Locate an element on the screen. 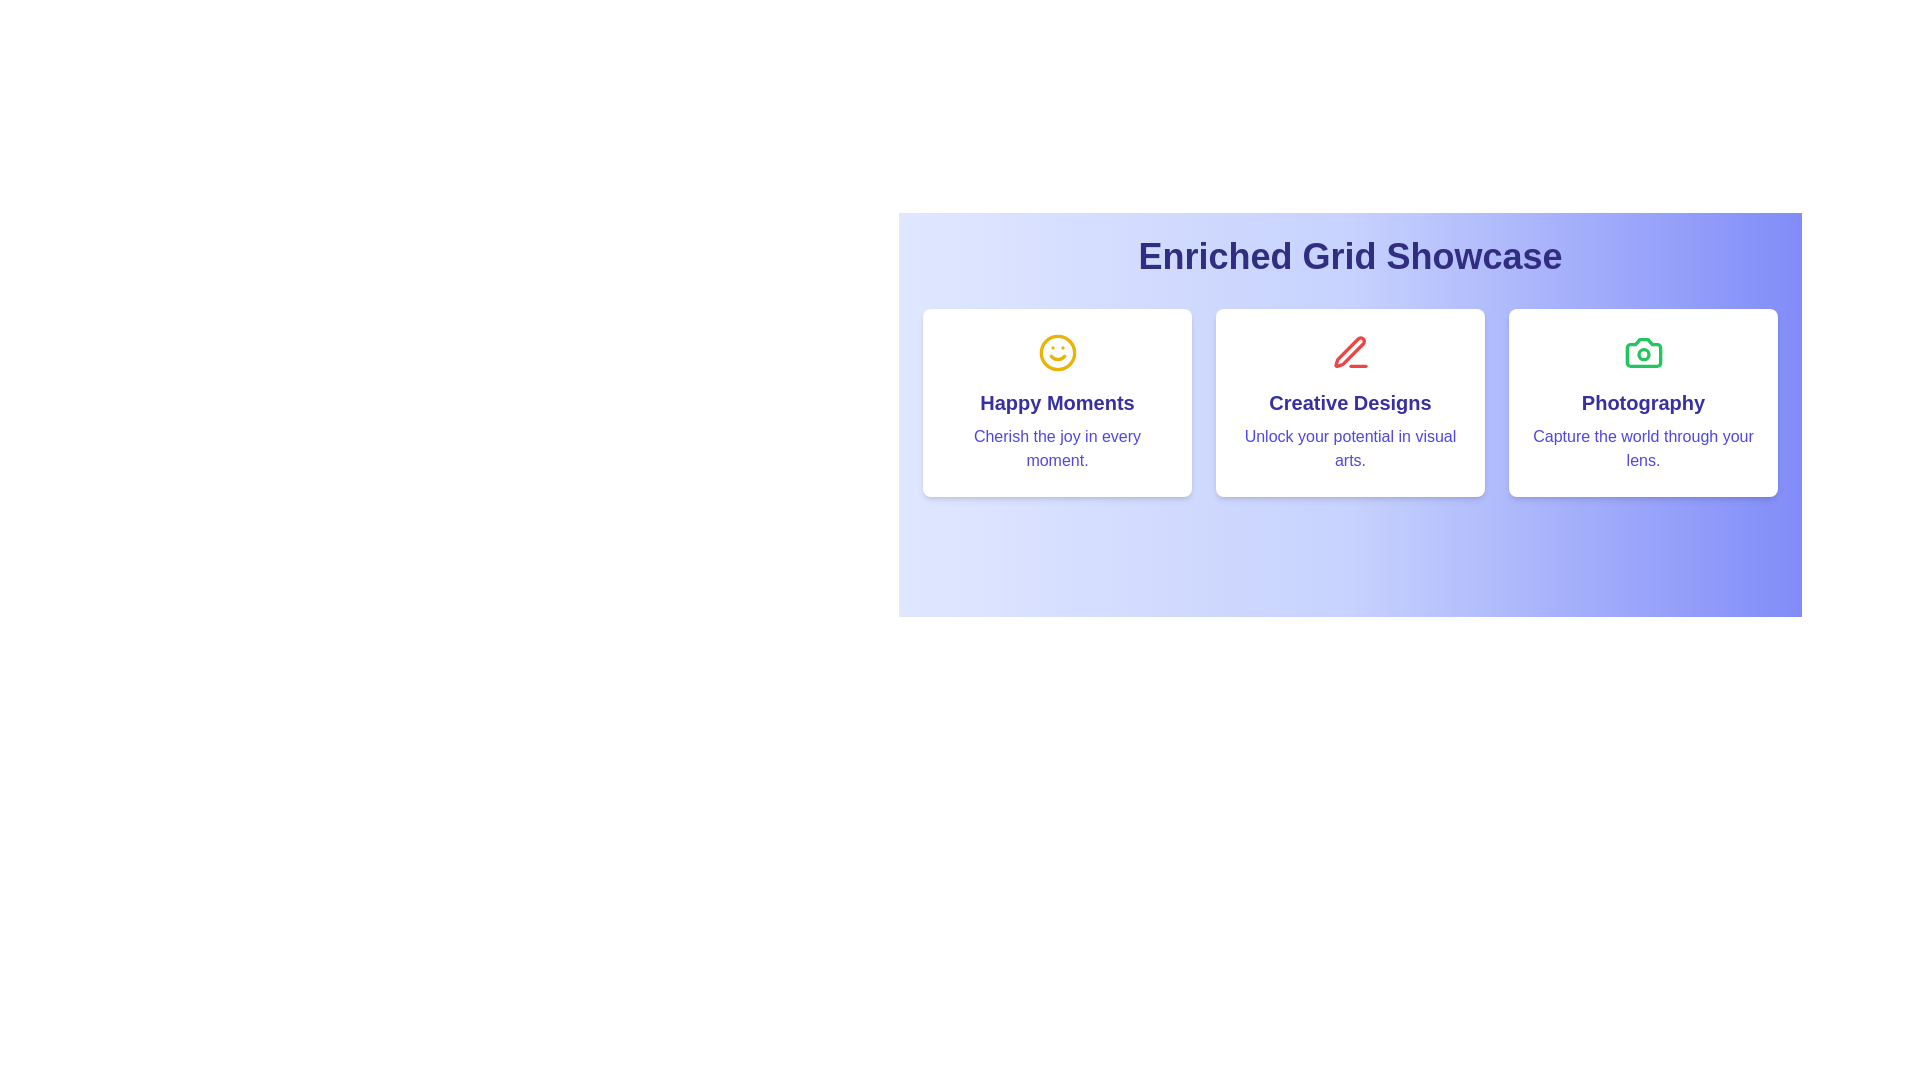 This screenshot has height=1080, width=1920. the yellow smiley face icon located within the card titled 'Happy Moments', which is positioned above the title text 'Happy Moments' and the description text 'Cherish the joy in every moment.' is located at coordinates (1056, 352).